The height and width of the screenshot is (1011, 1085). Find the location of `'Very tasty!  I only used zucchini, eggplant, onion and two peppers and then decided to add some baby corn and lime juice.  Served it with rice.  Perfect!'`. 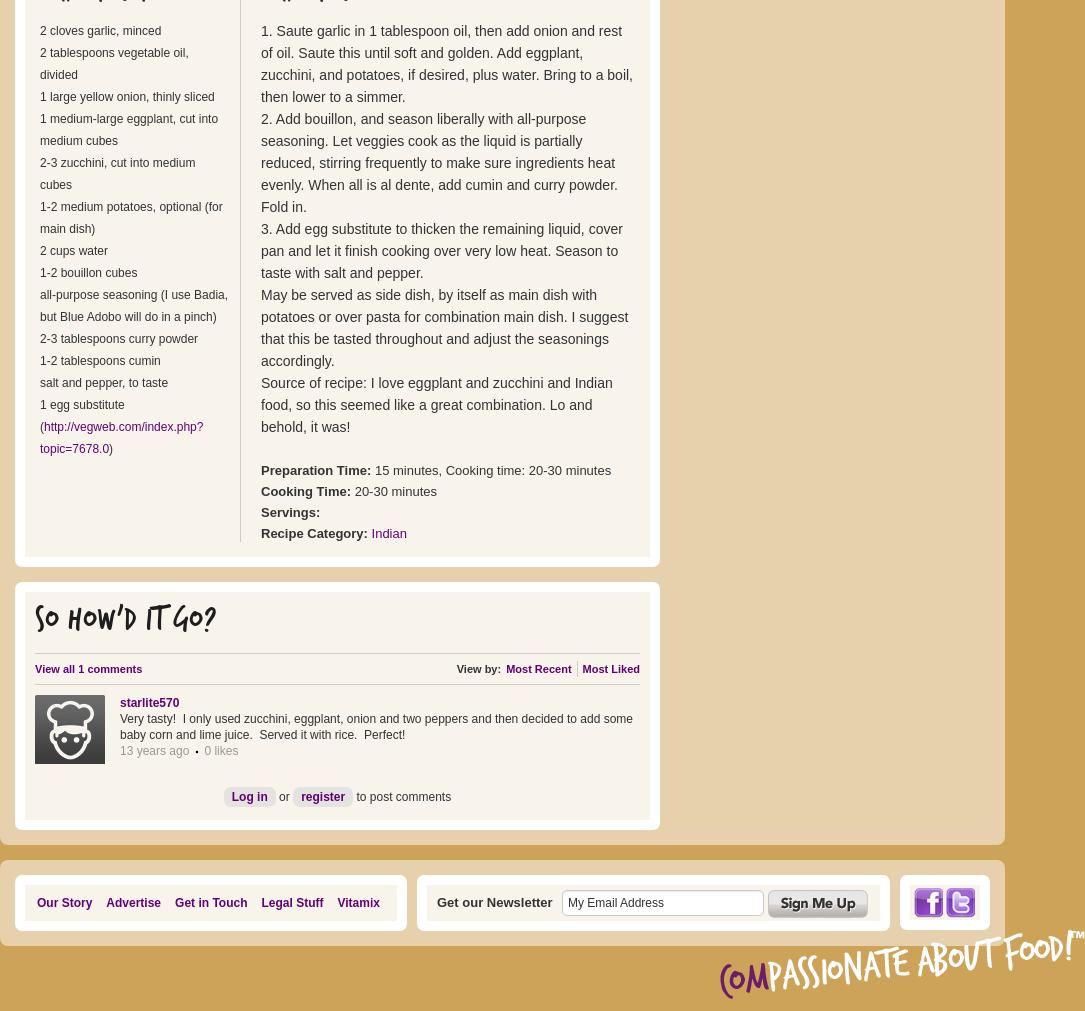

'Very tasty!  I only used zucchini, eggplant, onion and two peppers and then decided to add some baby corn and lime juice.  Served it with rice.  Perfect!' is located at coordinates (376, 726).